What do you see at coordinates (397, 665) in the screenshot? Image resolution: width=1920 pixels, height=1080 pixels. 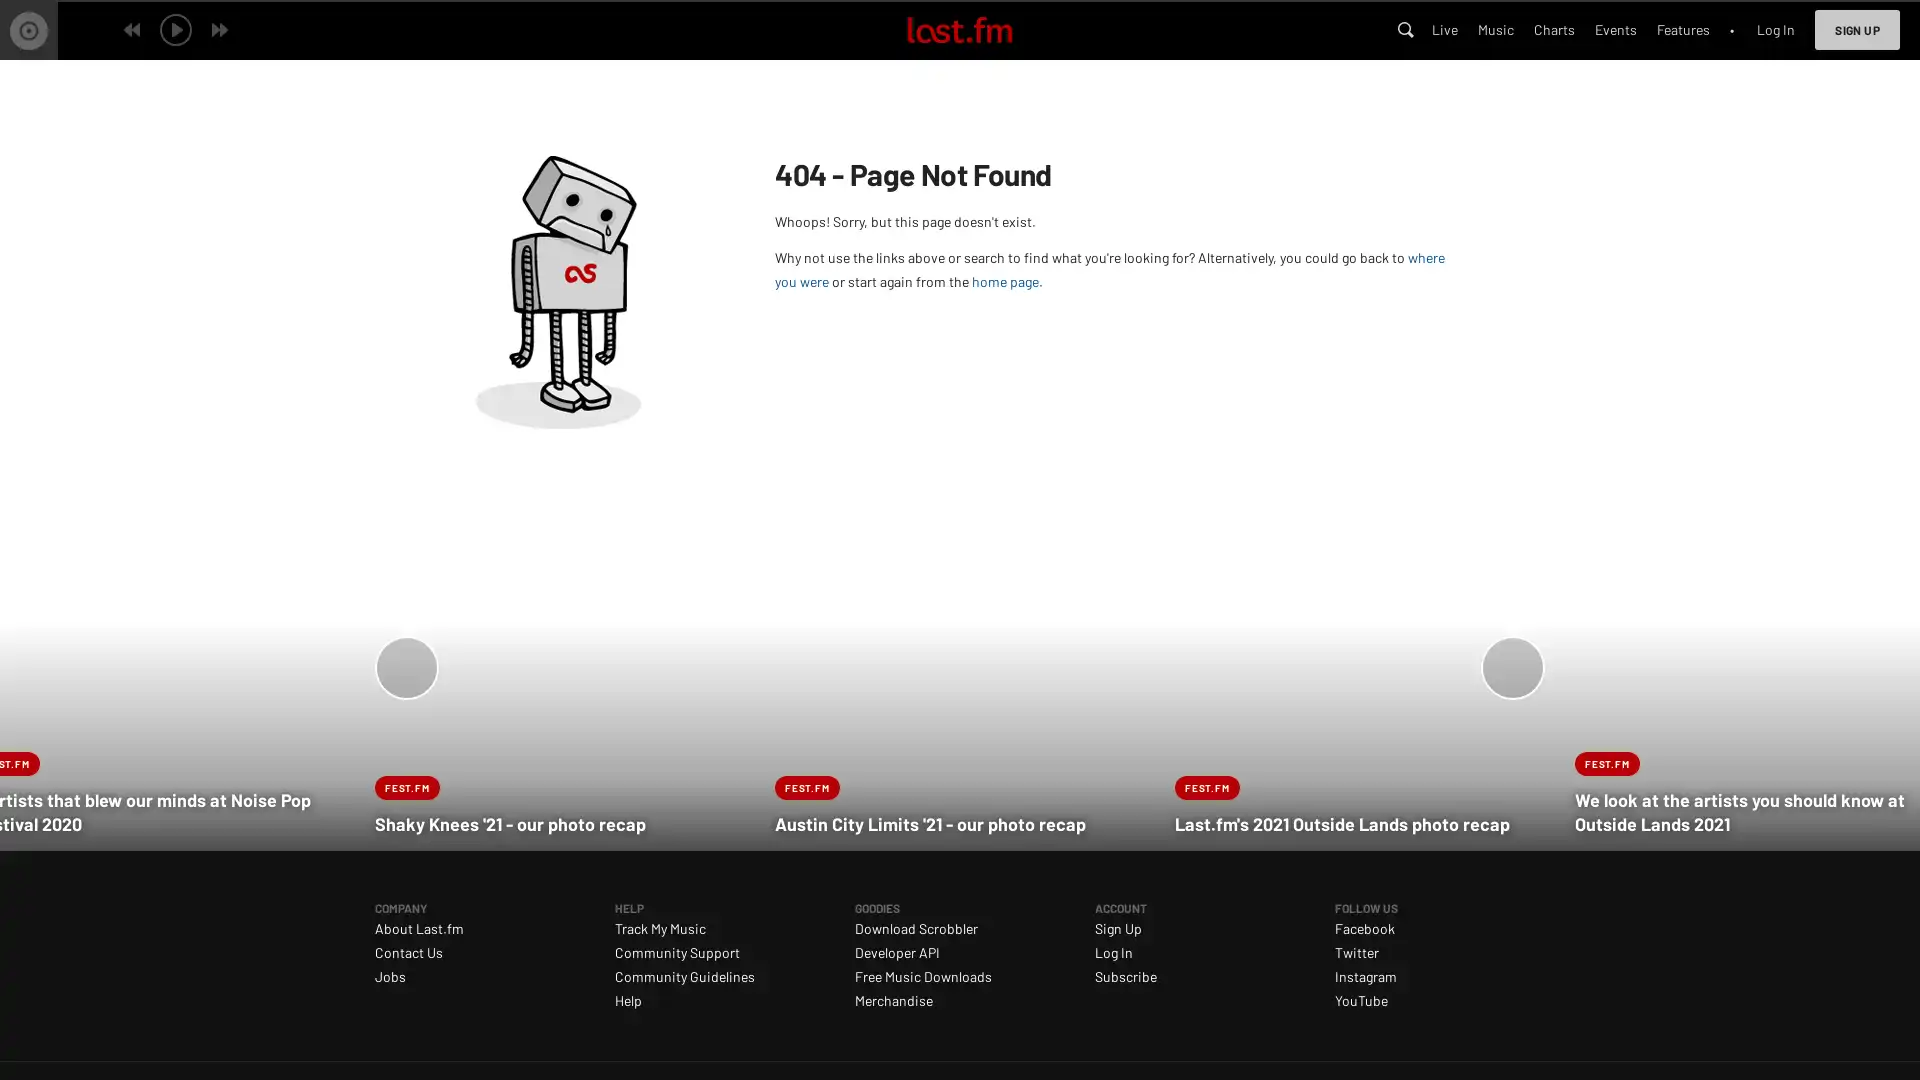 I see `Previous` at bounding box center [397, 665].